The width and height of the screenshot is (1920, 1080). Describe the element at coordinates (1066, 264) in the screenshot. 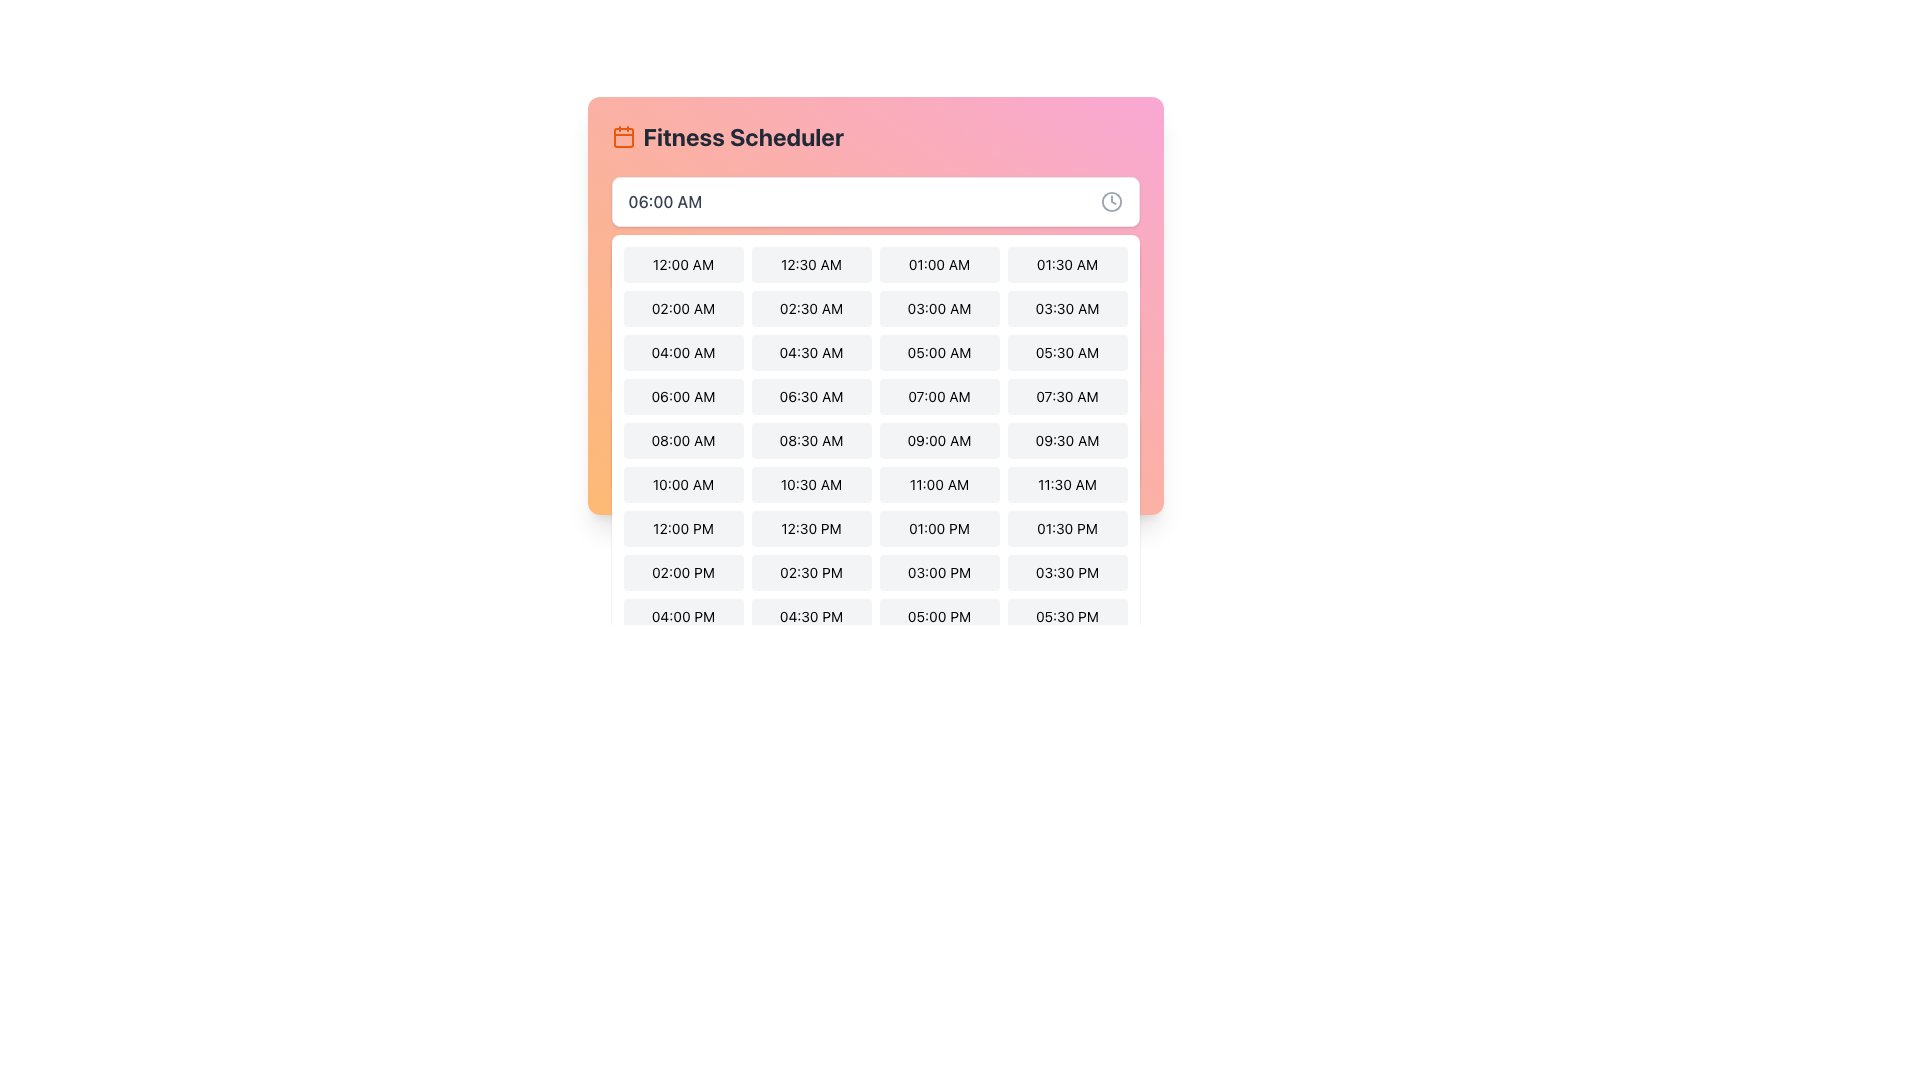

I see `the '01:30 AM' time selection button in the dropdown grid` at that location.